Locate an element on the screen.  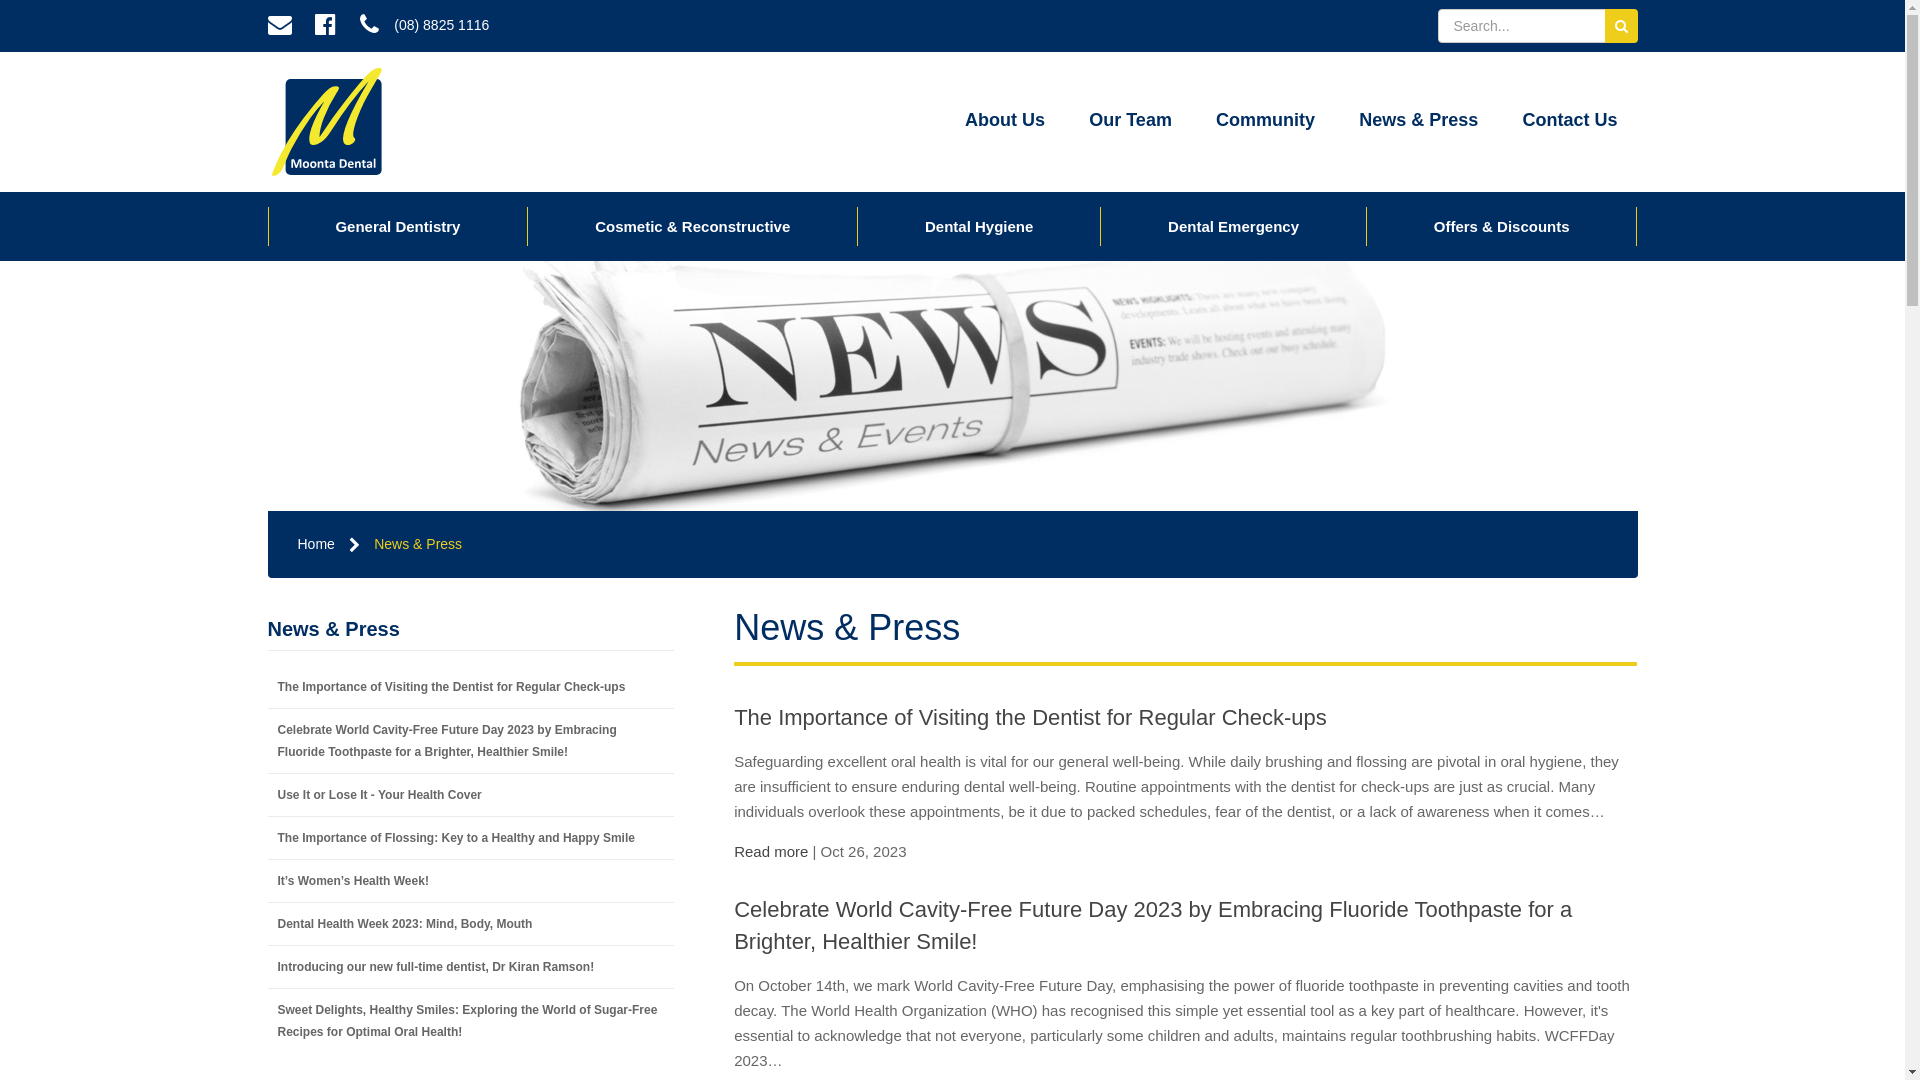
'To our Home page' is located at coordinates (267, 122).